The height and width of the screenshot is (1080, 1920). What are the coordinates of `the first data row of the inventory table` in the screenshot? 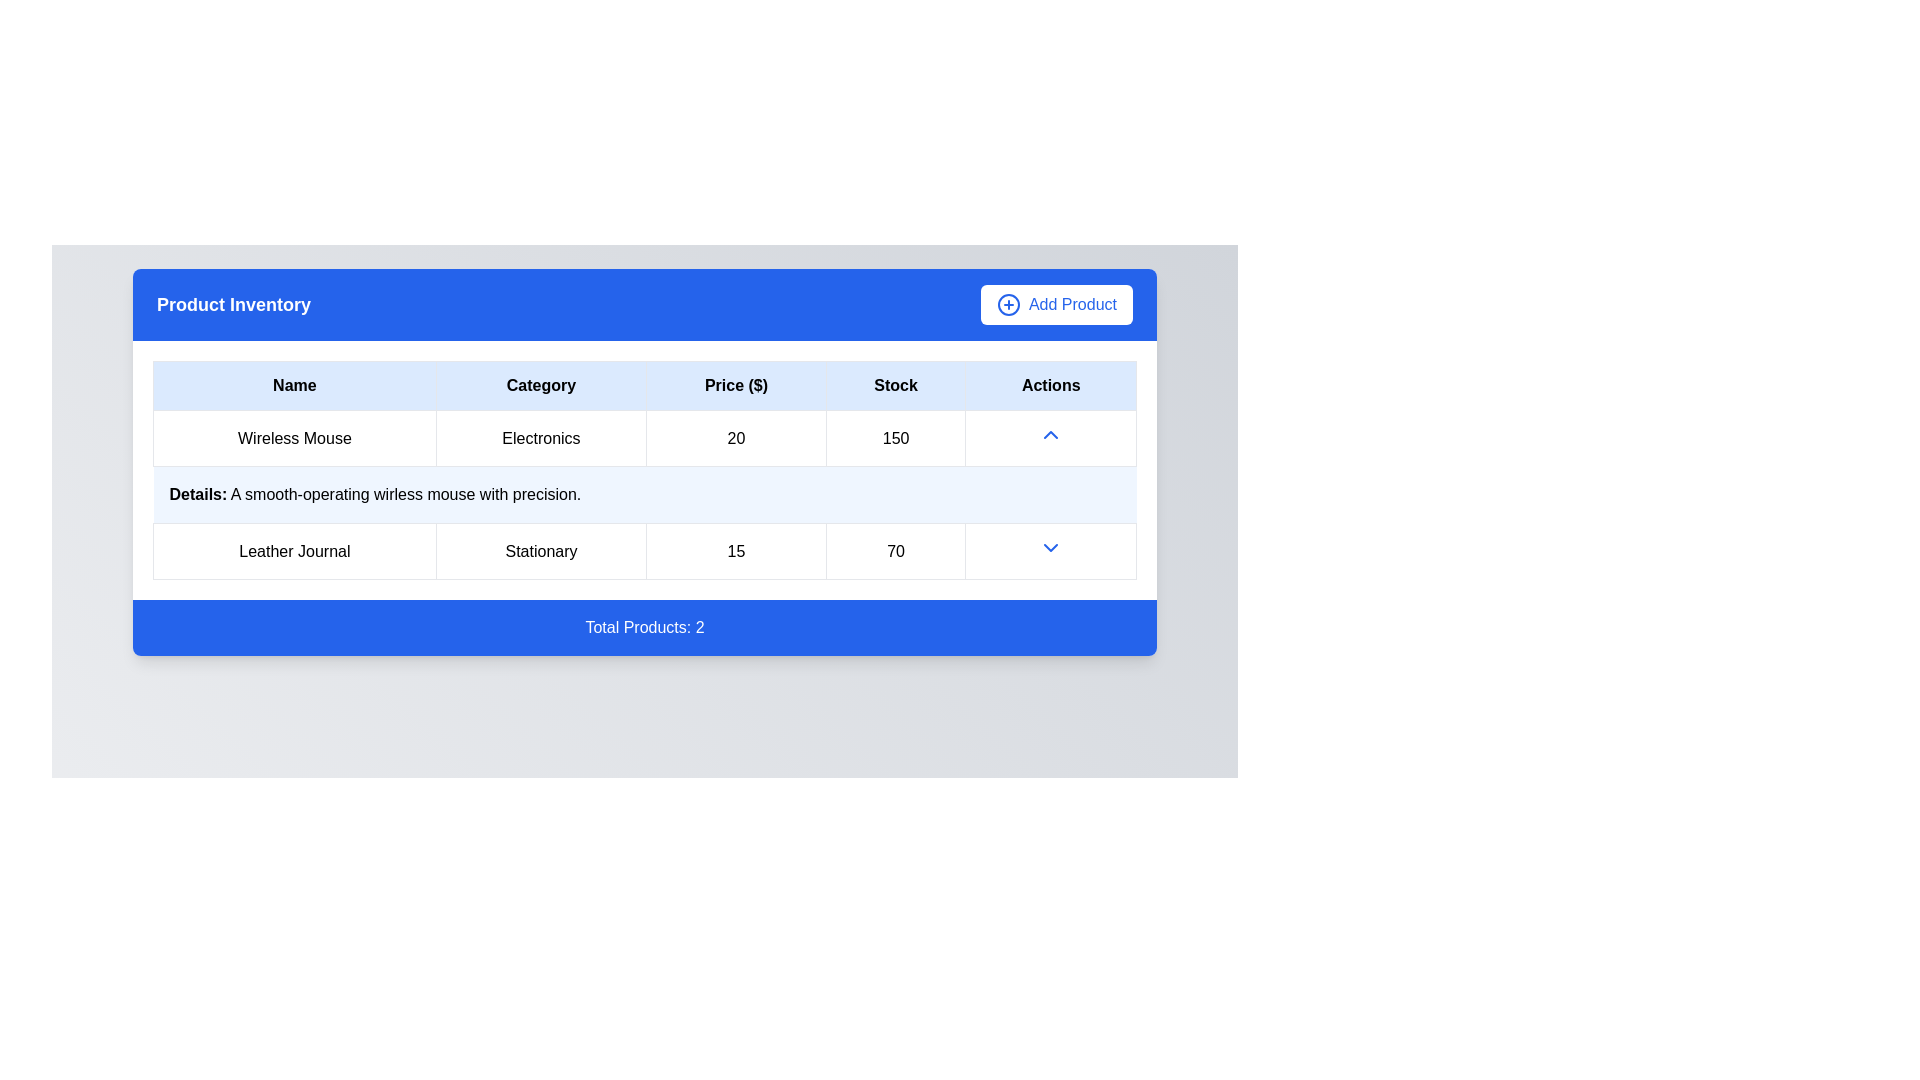 It's located at (644, 437).